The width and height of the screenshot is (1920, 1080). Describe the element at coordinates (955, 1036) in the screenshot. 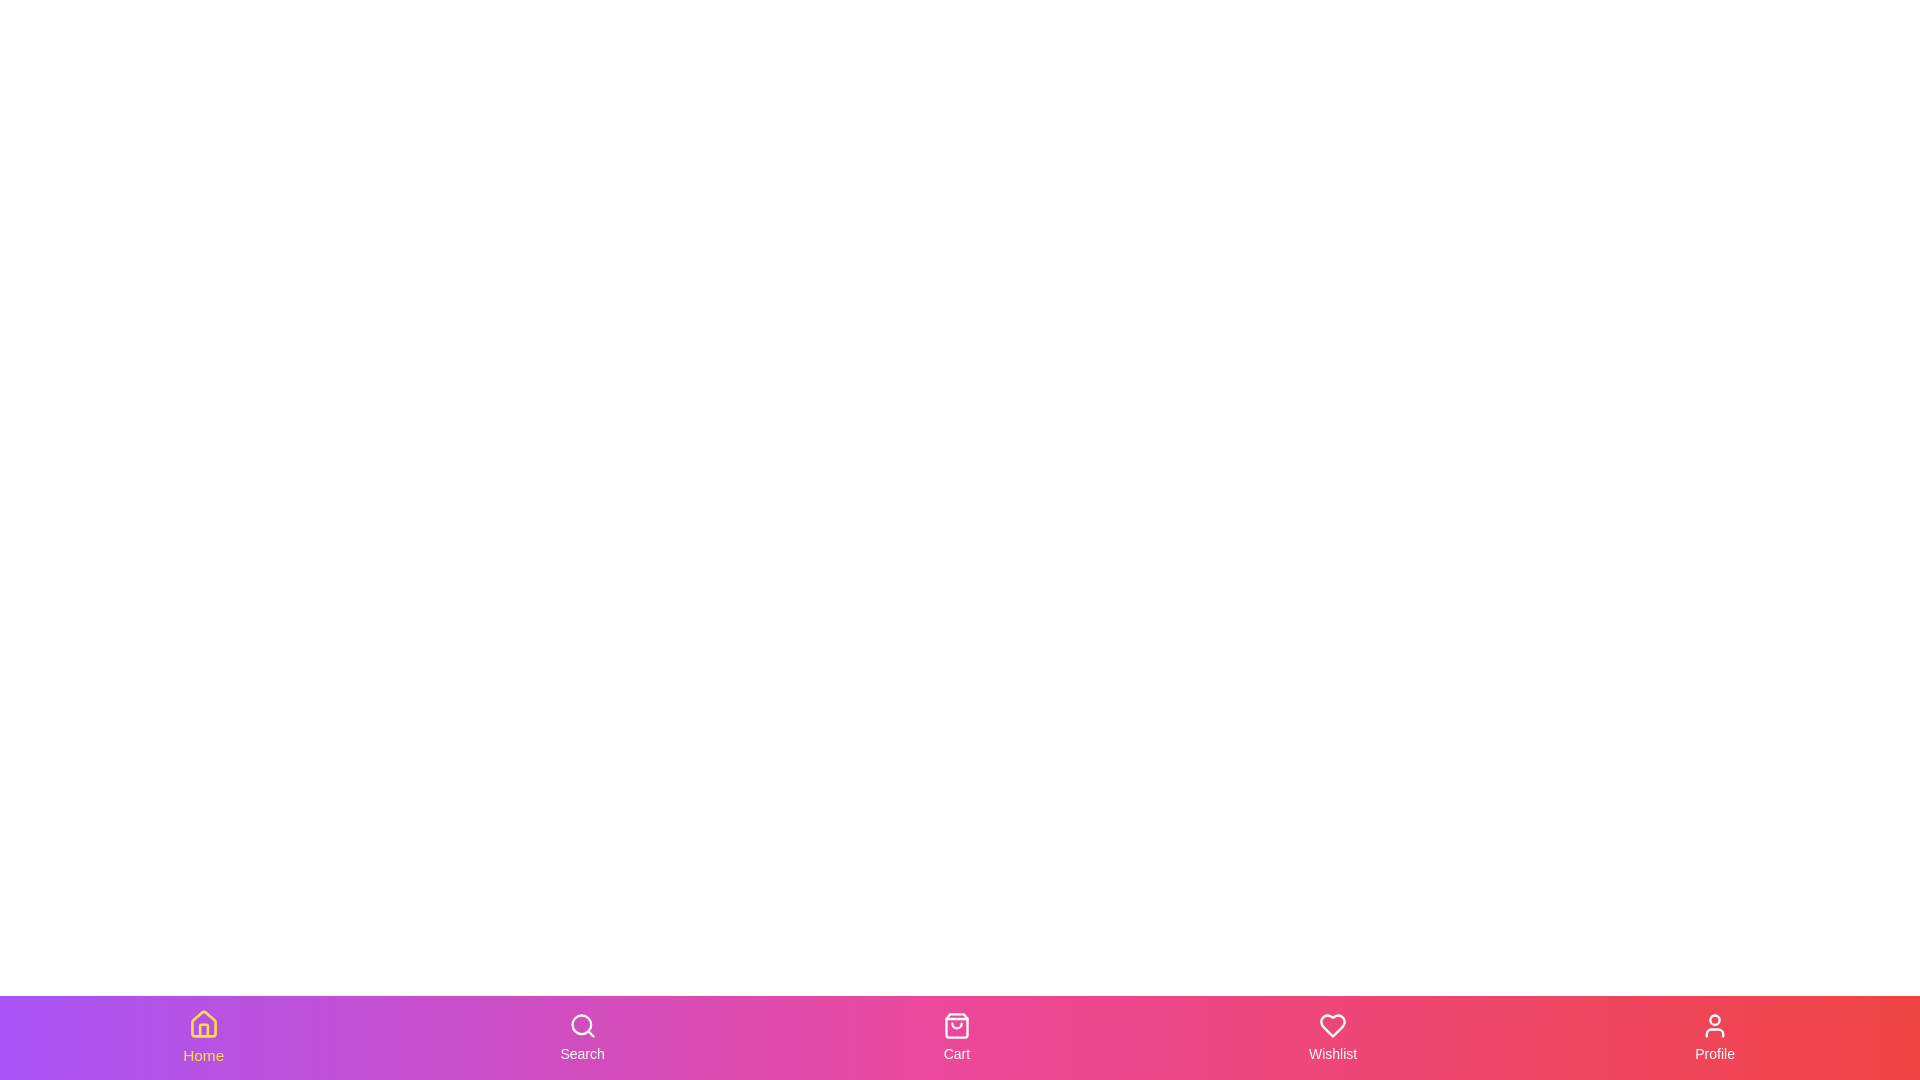

I see `the Cart tab in the bottom navigation` at that location.